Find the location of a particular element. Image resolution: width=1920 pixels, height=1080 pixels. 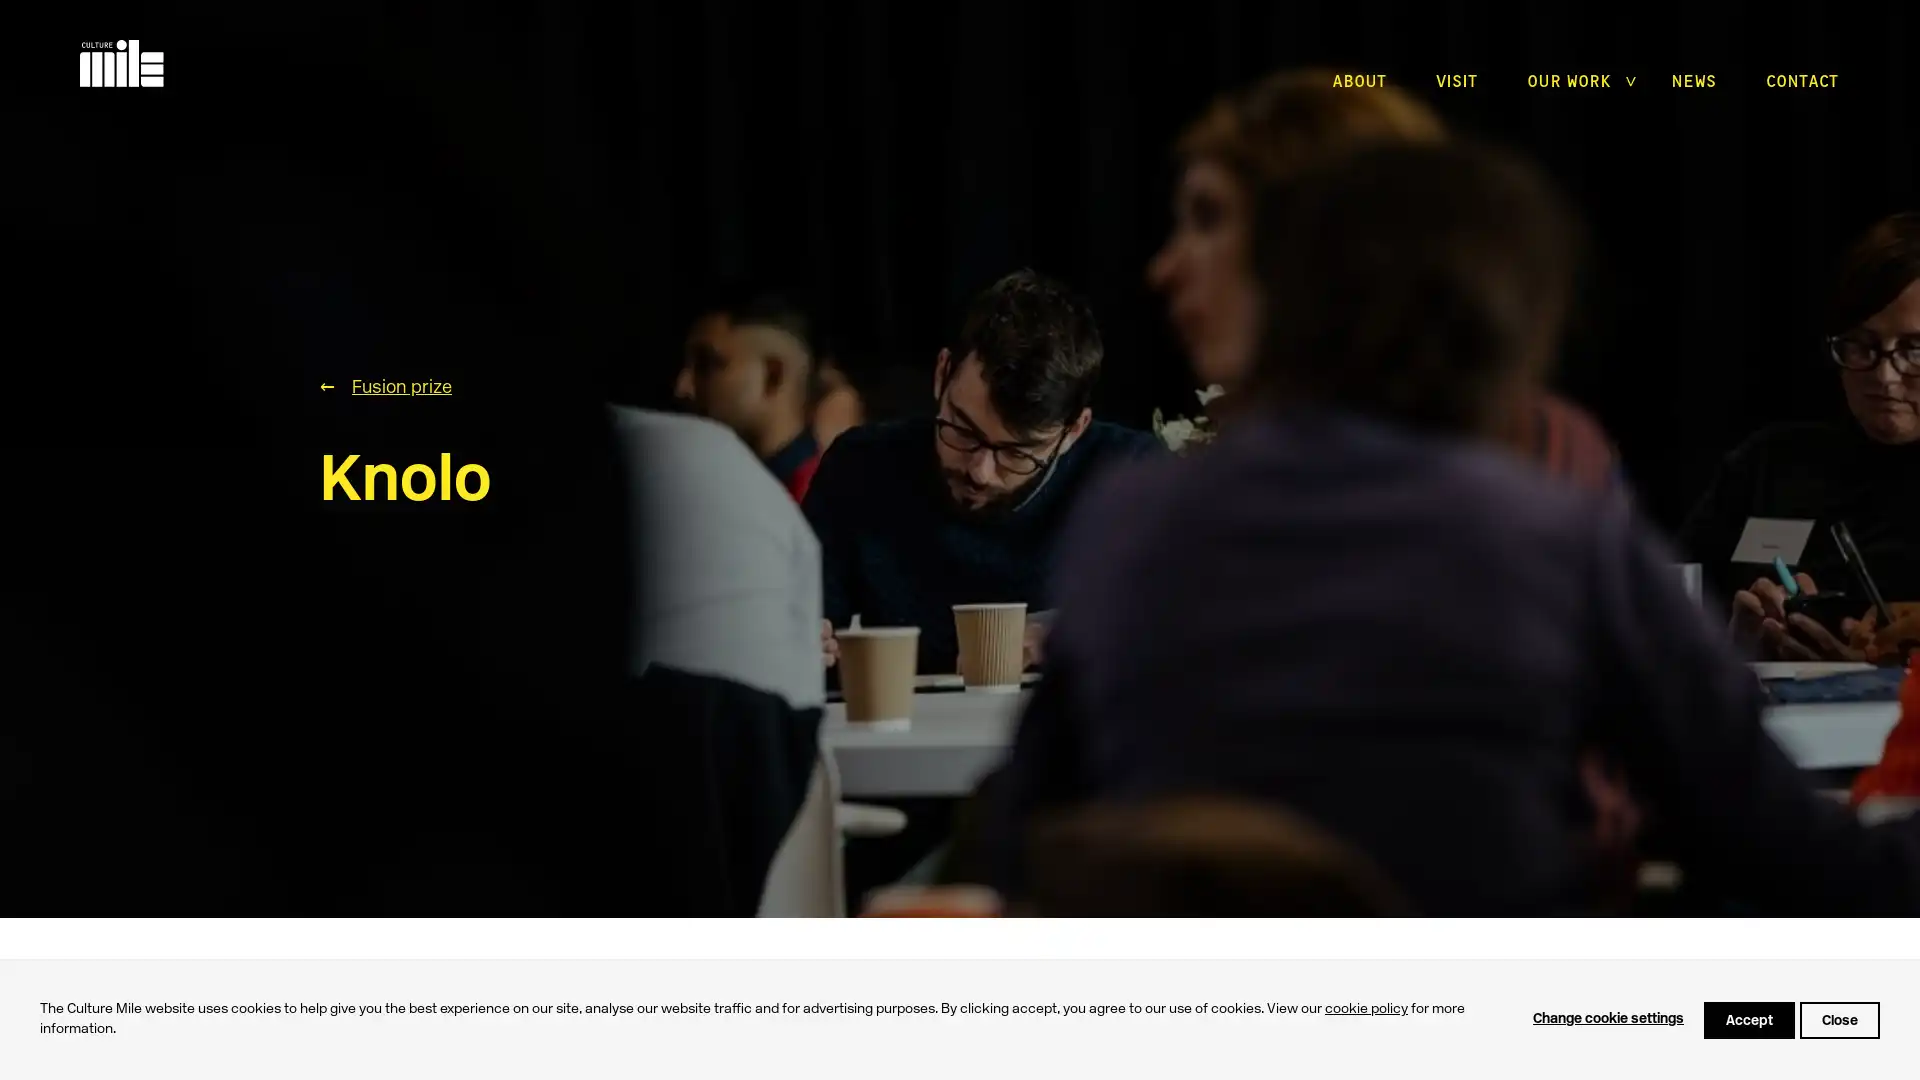

Close is located at coordinates (1839, 1019).